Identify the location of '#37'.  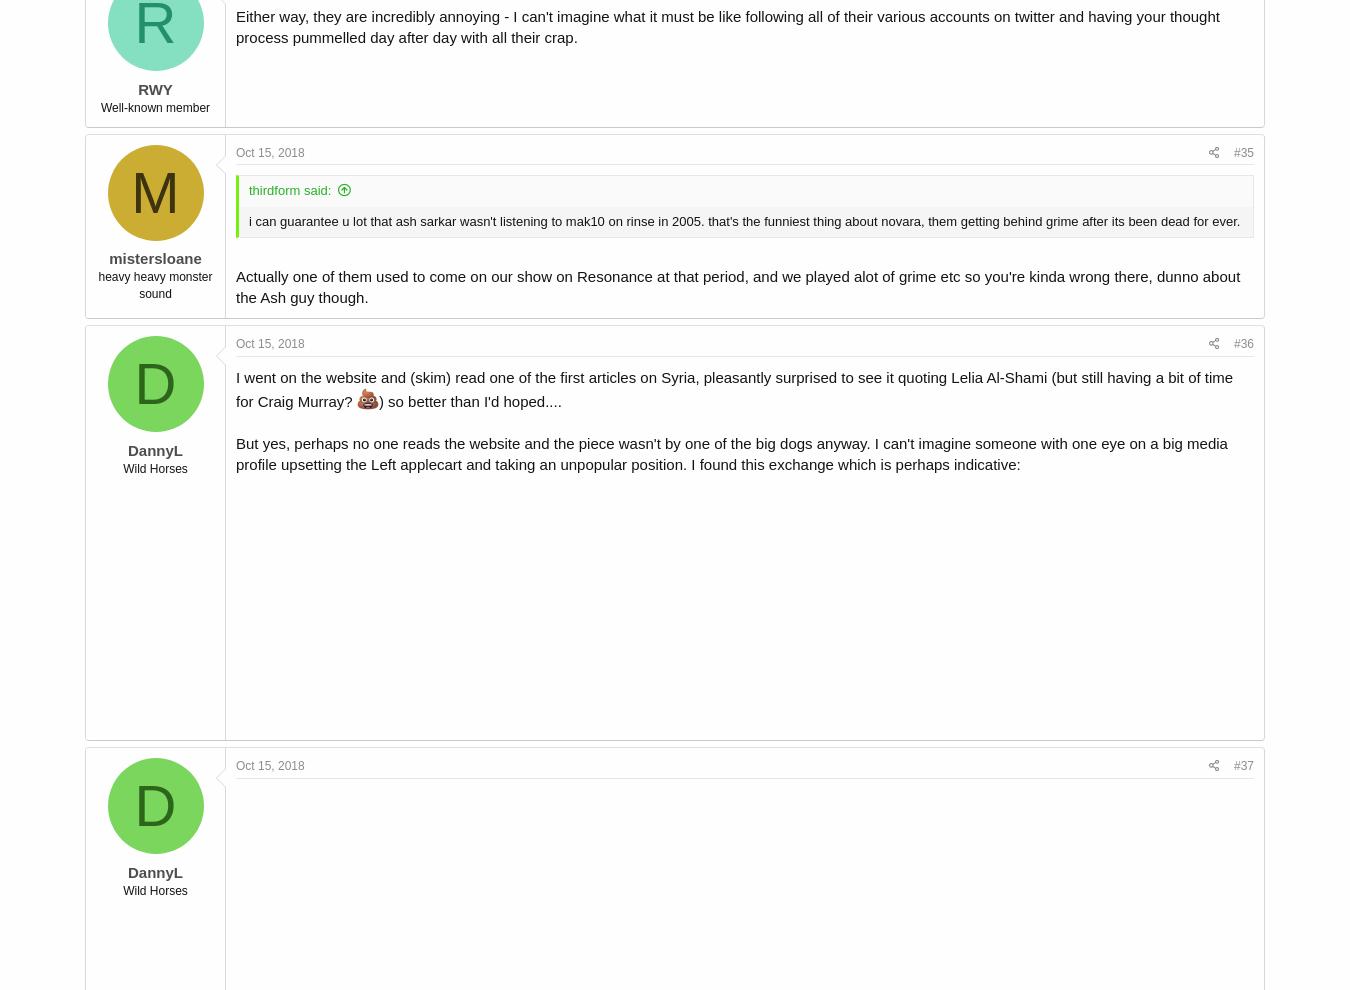
(1243, 765).